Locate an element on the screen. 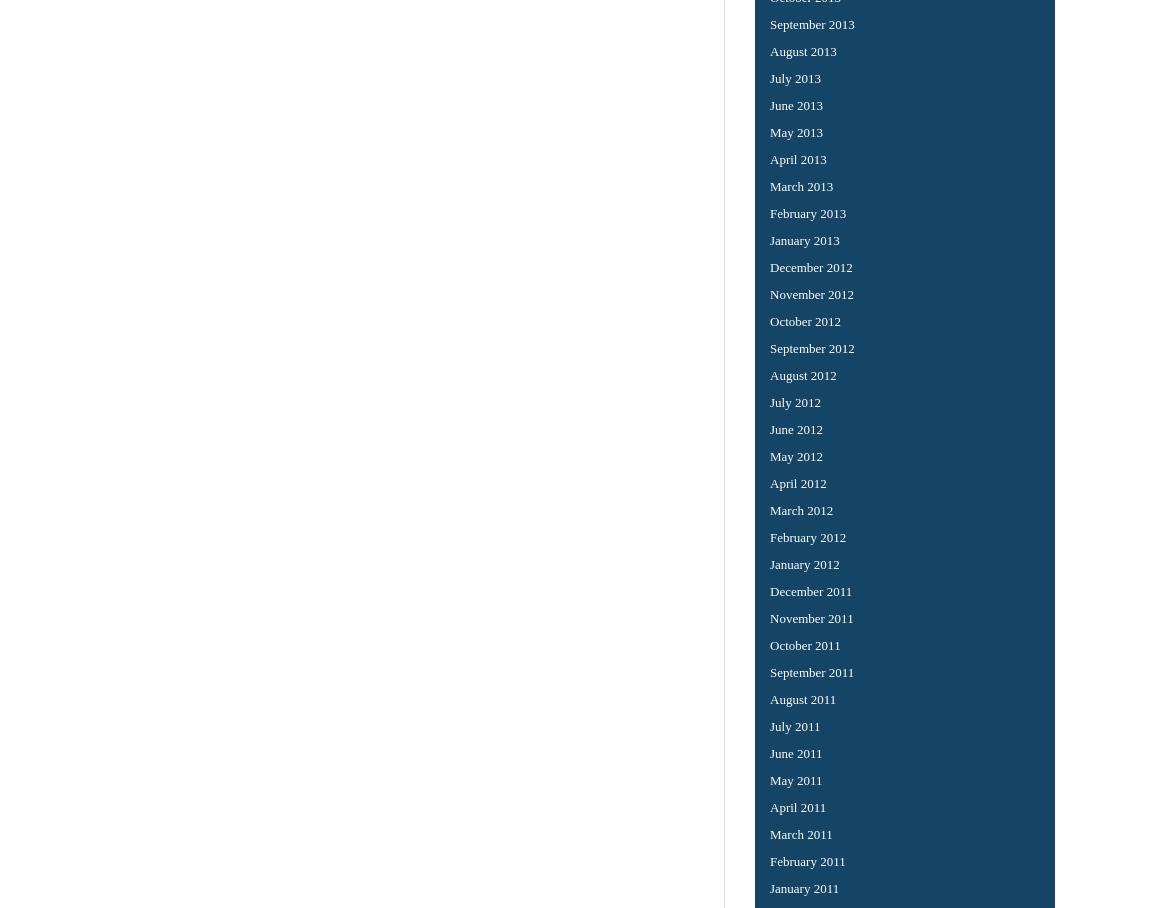  'May 2012' is located at coordinates (795, 454).